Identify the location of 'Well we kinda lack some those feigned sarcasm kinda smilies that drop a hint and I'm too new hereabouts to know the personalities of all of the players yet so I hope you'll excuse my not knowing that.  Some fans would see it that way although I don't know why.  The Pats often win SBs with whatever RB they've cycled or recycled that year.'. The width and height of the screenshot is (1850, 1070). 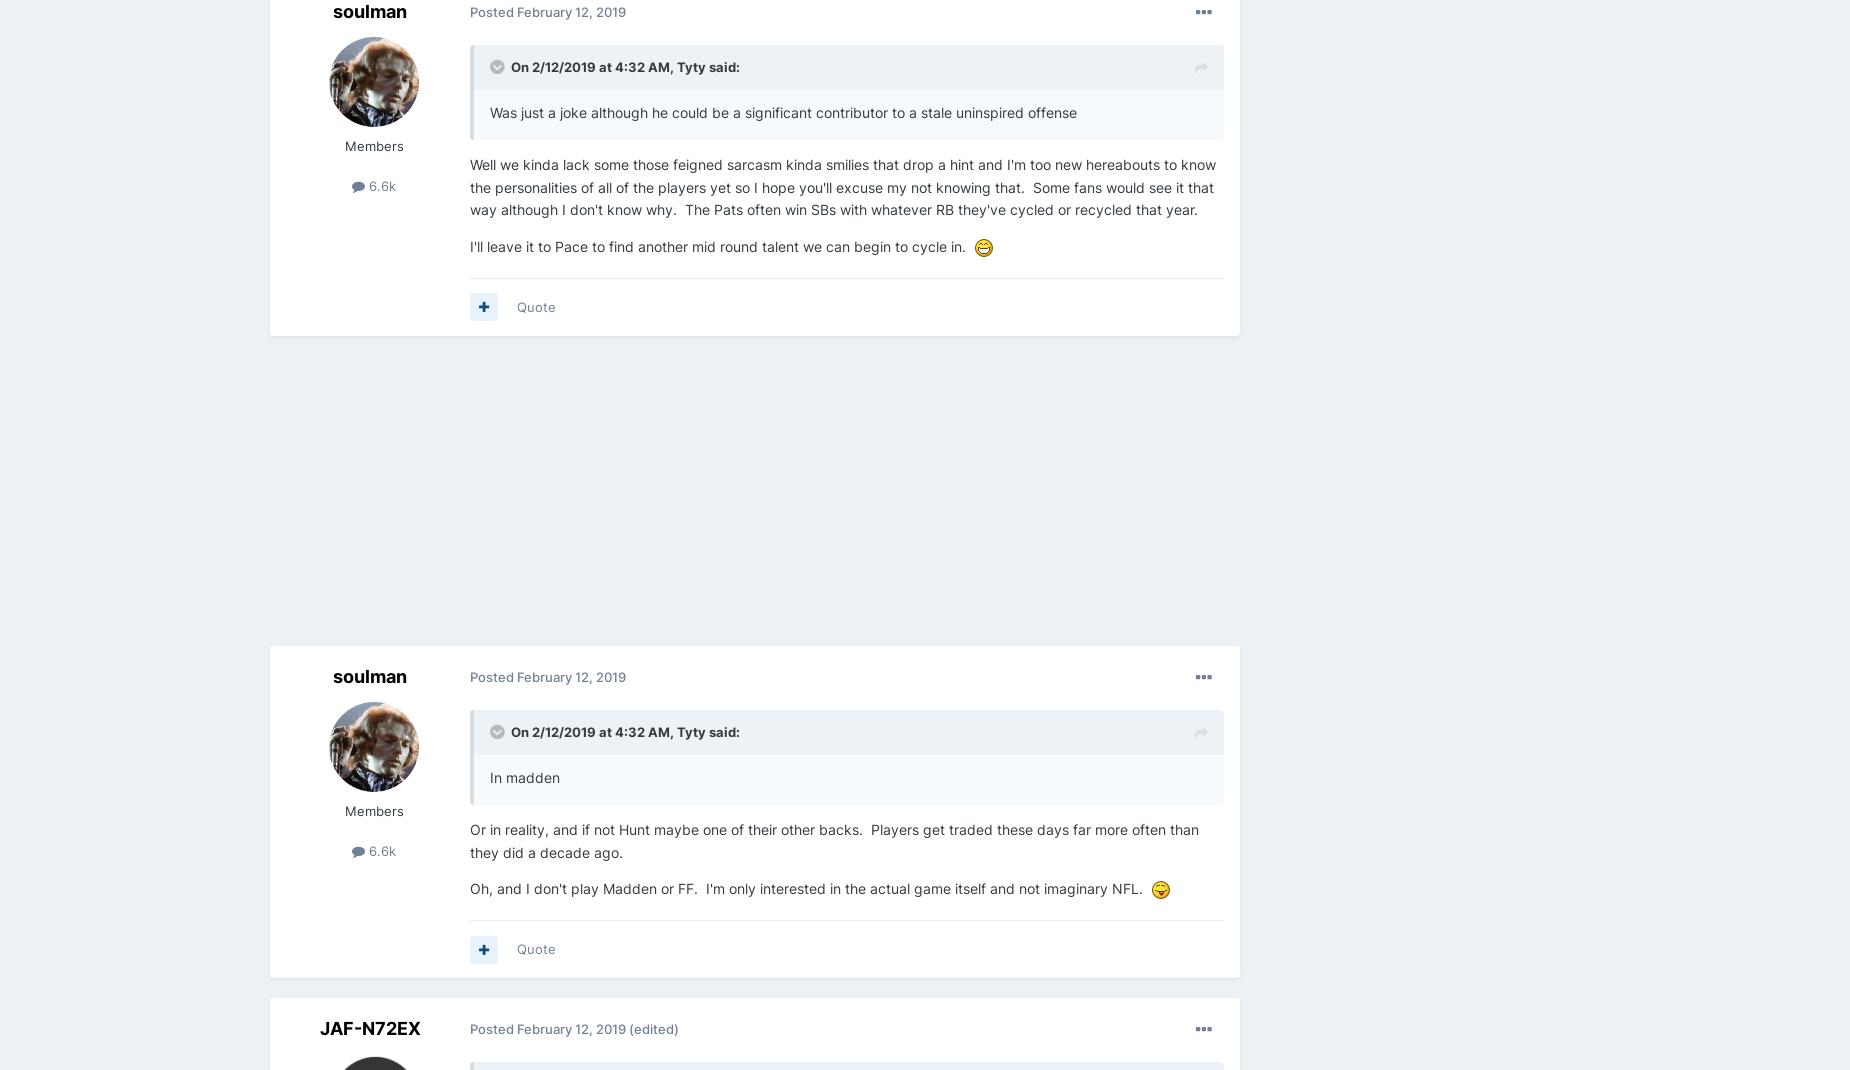
(843, 186).